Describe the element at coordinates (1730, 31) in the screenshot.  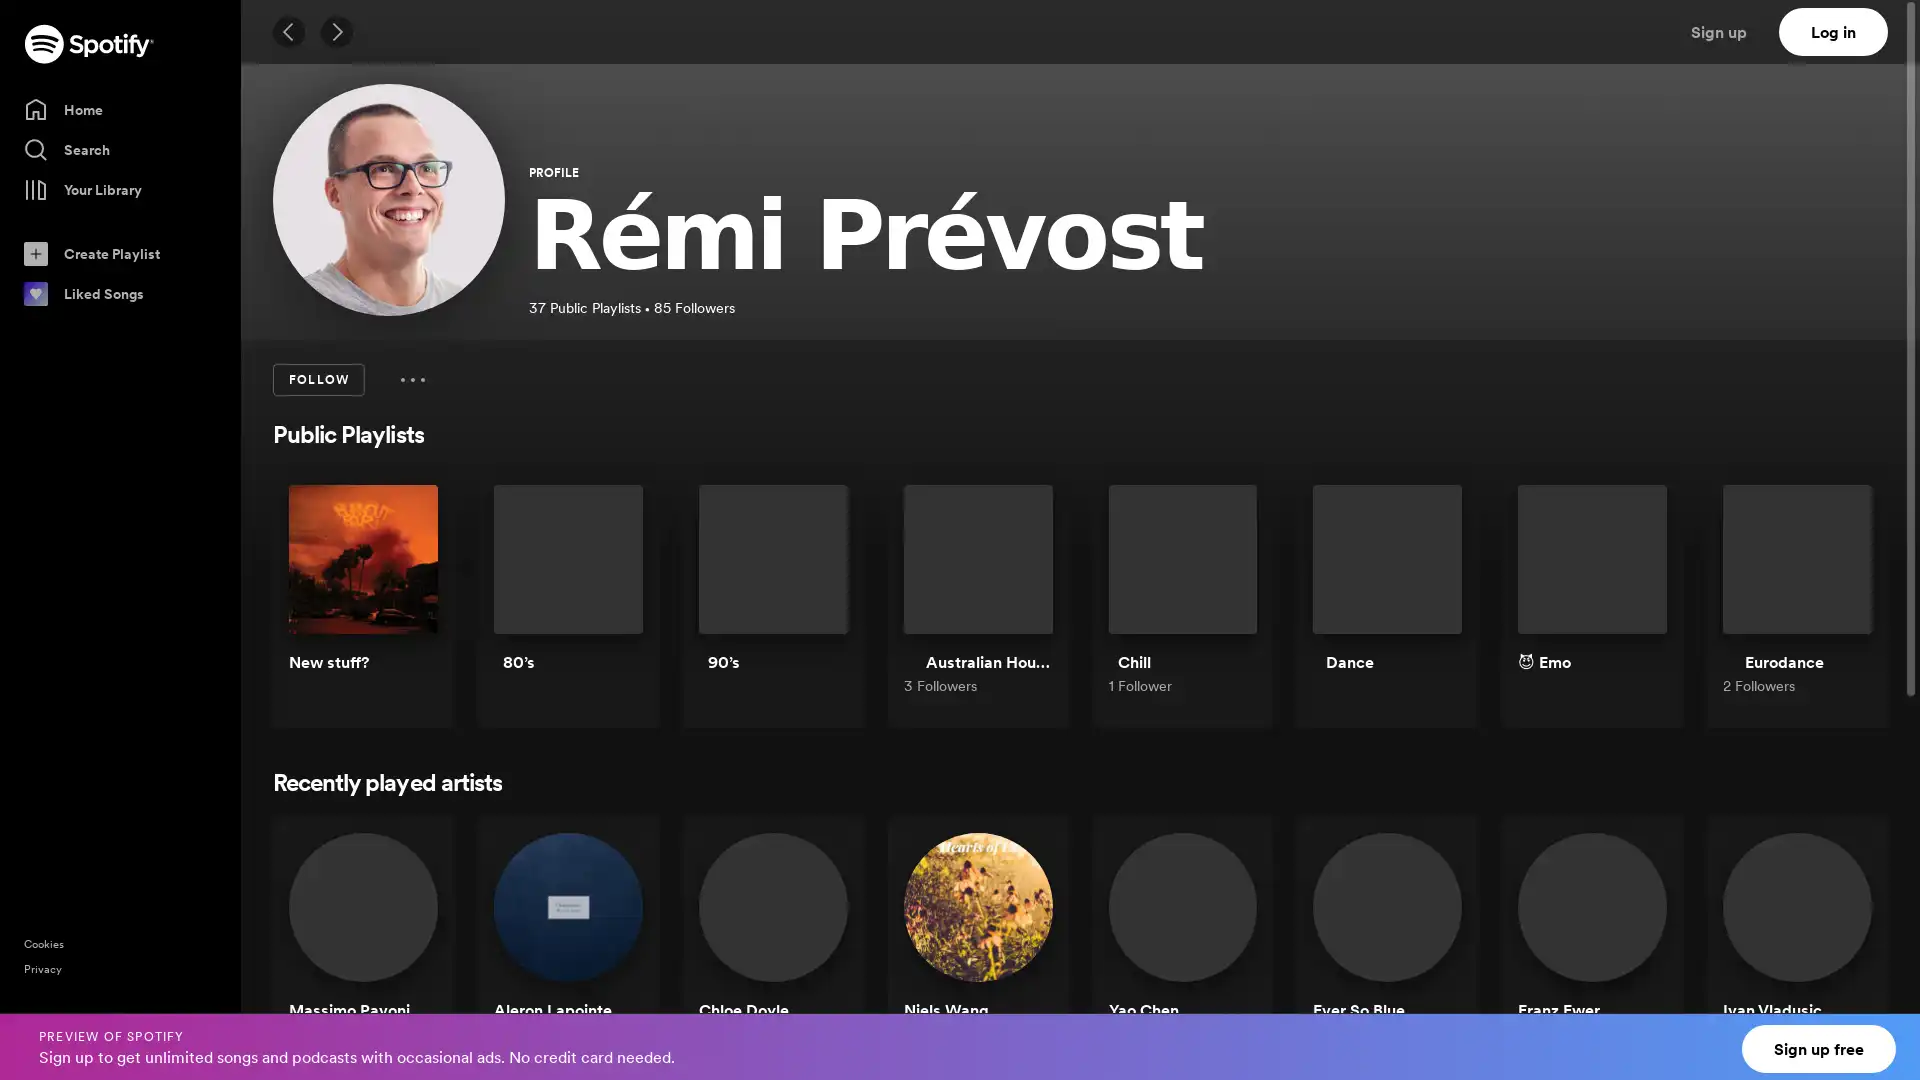
I see `Sign up` at that location.